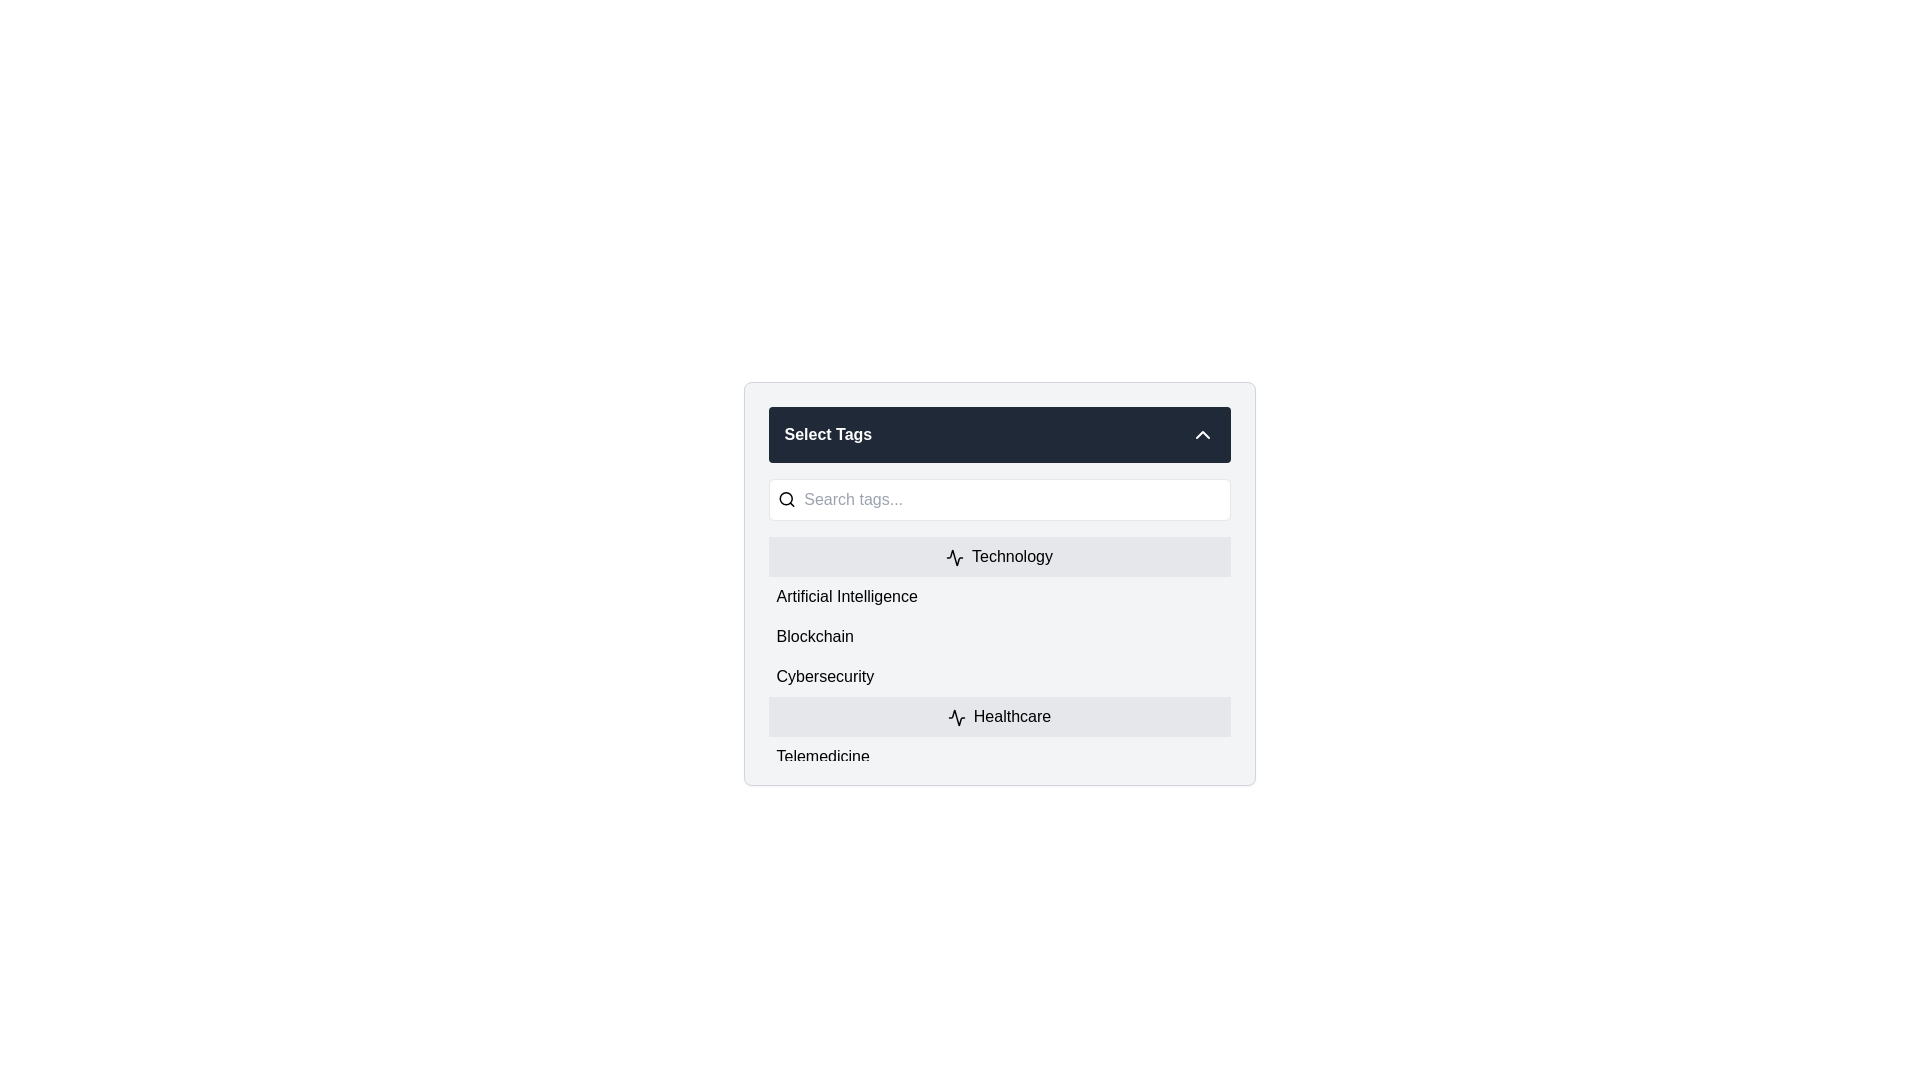 The image size is (1920, 1080). Describe the element at coordinates (823, 756) in the screenshot. I see `the text label under the 'Healthcare' category` at that location.